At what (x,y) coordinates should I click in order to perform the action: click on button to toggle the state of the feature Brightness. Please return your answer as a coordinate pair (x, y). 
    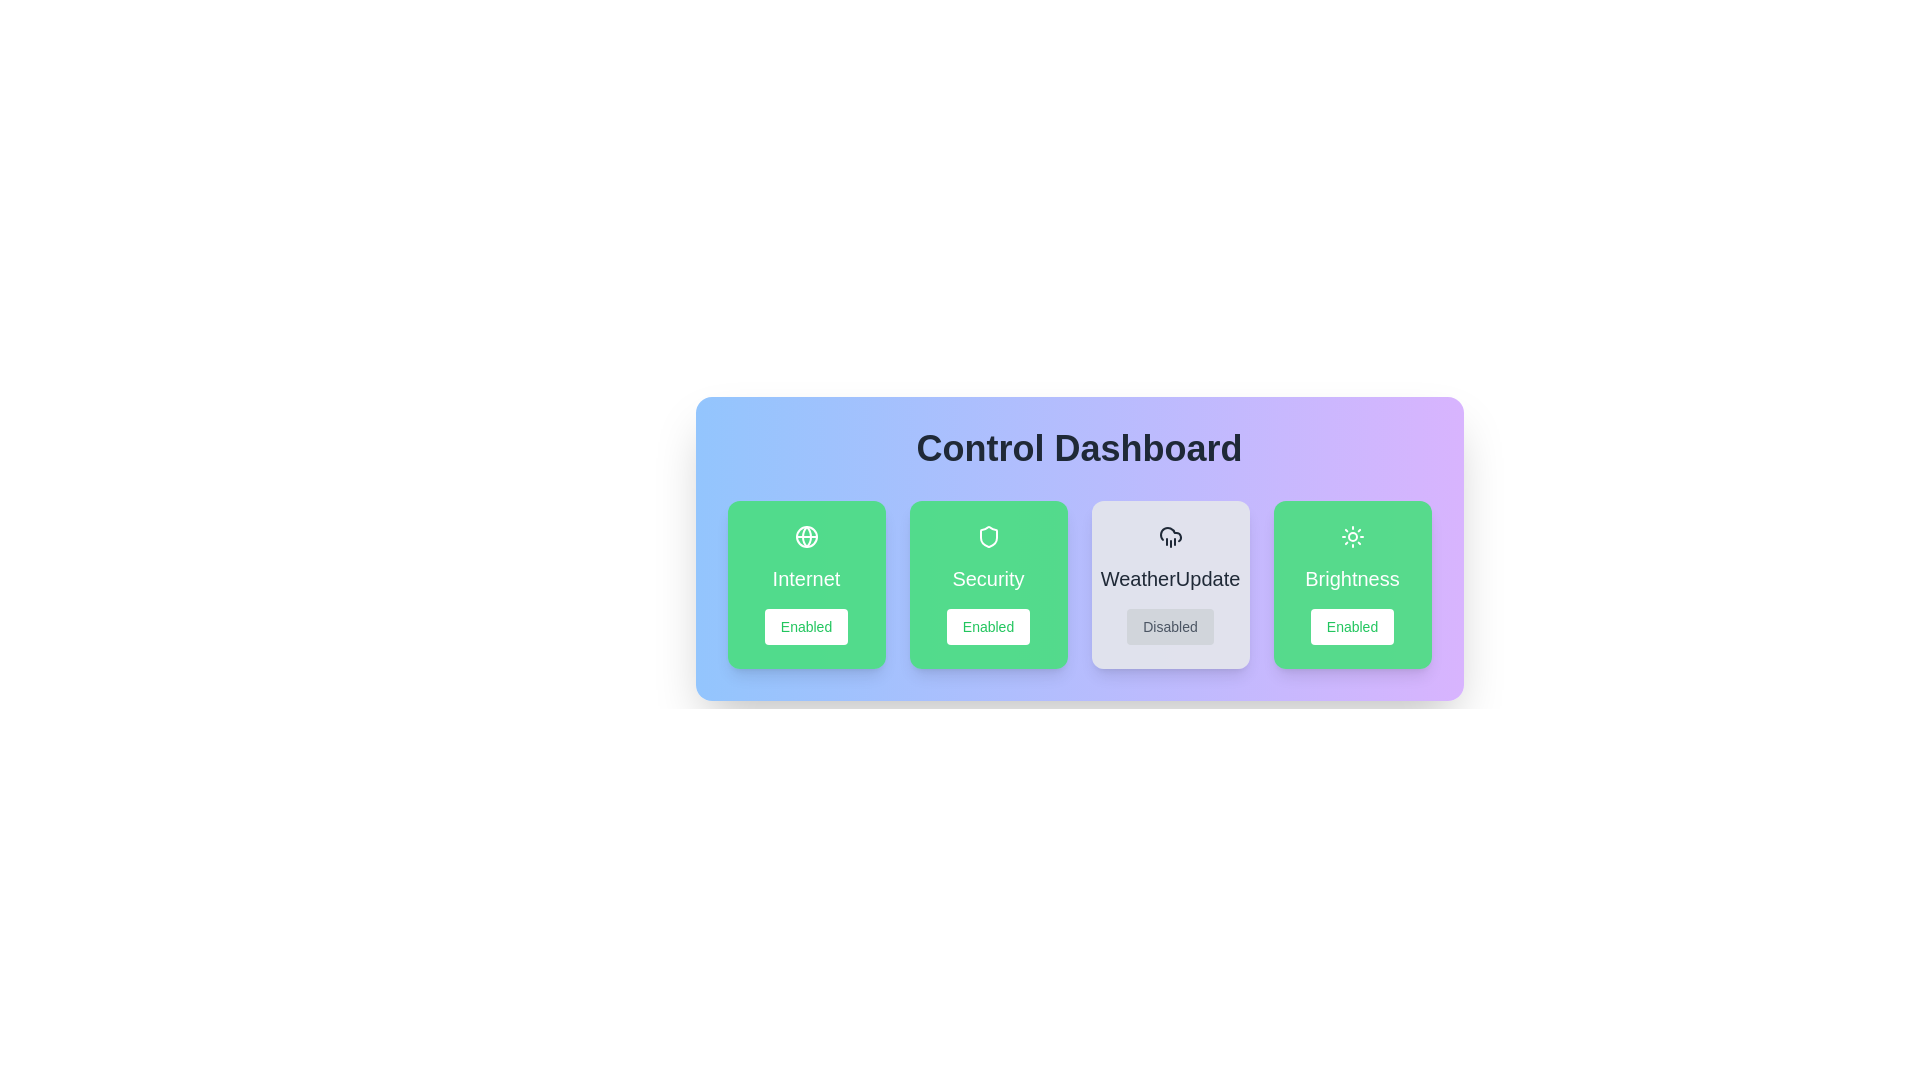
    Looking at the image, I should click on (1352, 626).